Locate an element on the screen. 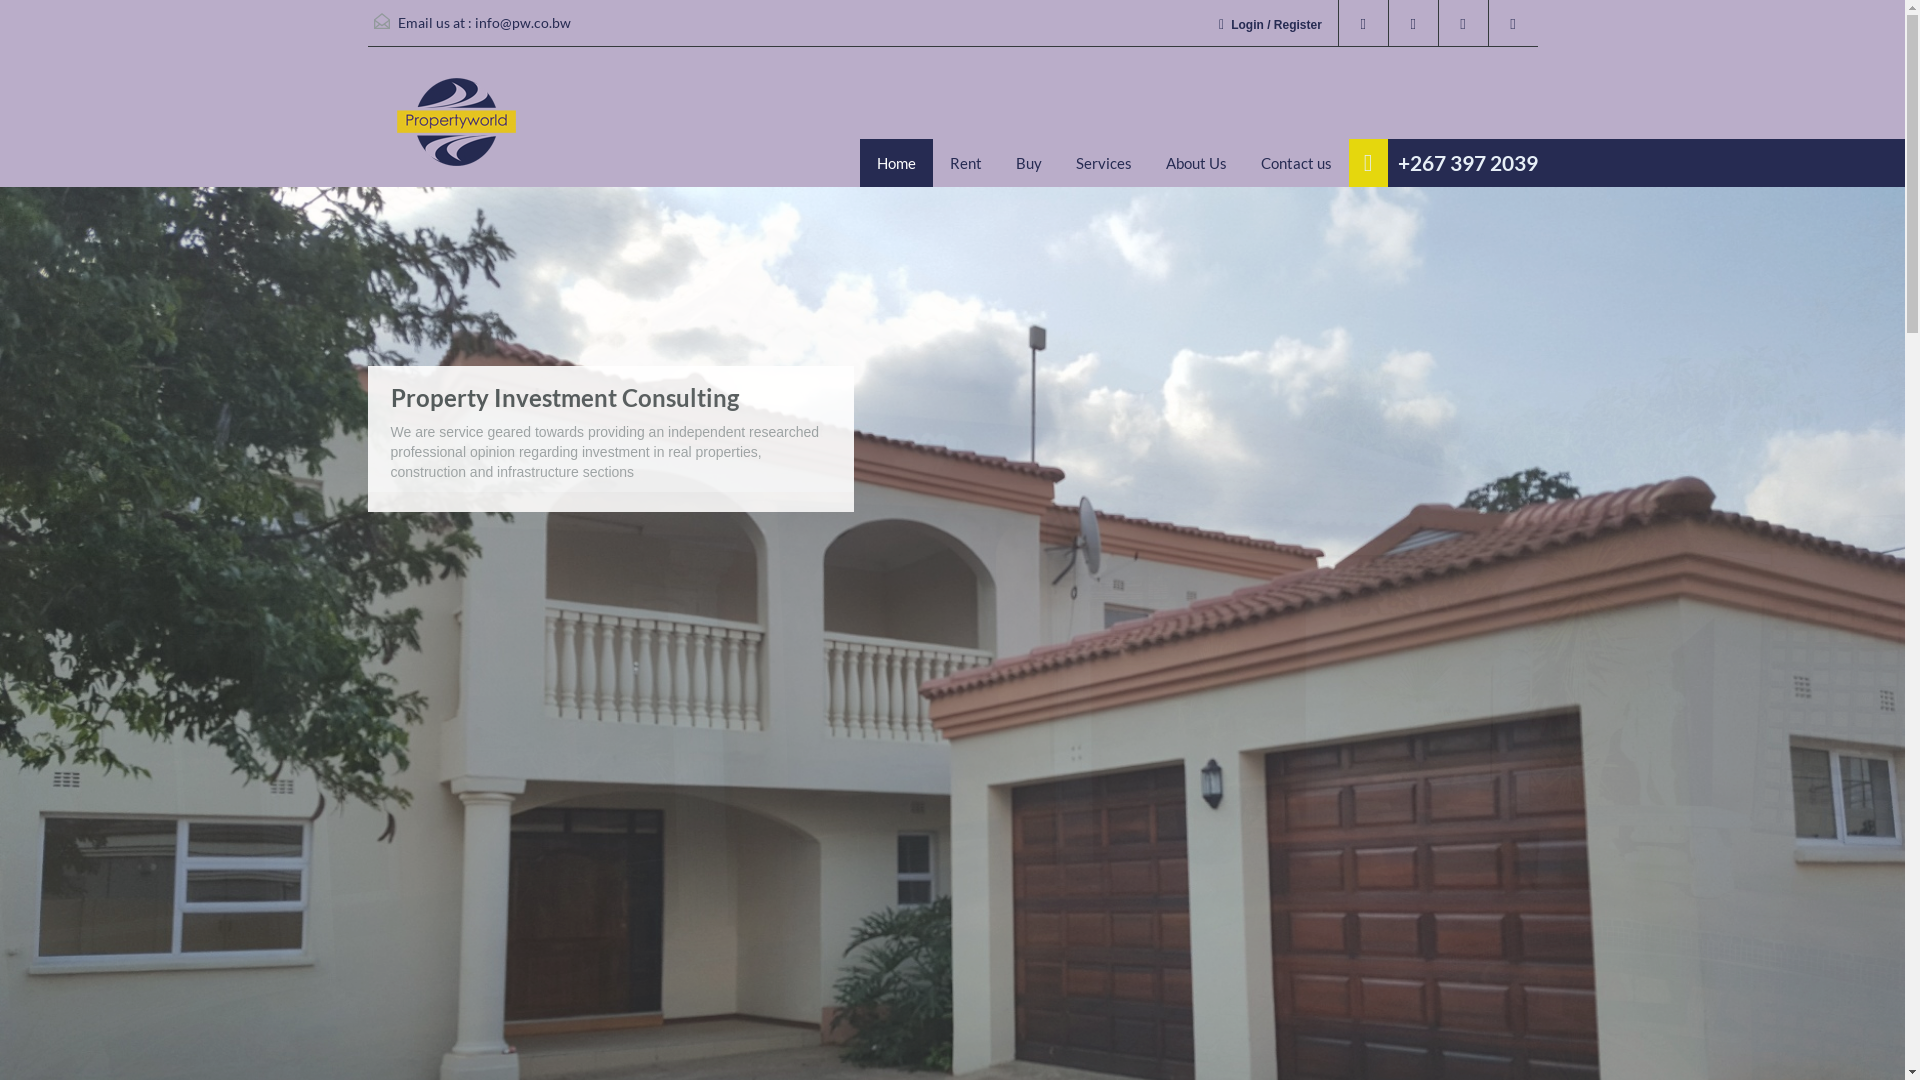 Image resolution: width=1920 pixels, height=1080 pixels. 'Contact us' is located at coordinates (1296, 161).